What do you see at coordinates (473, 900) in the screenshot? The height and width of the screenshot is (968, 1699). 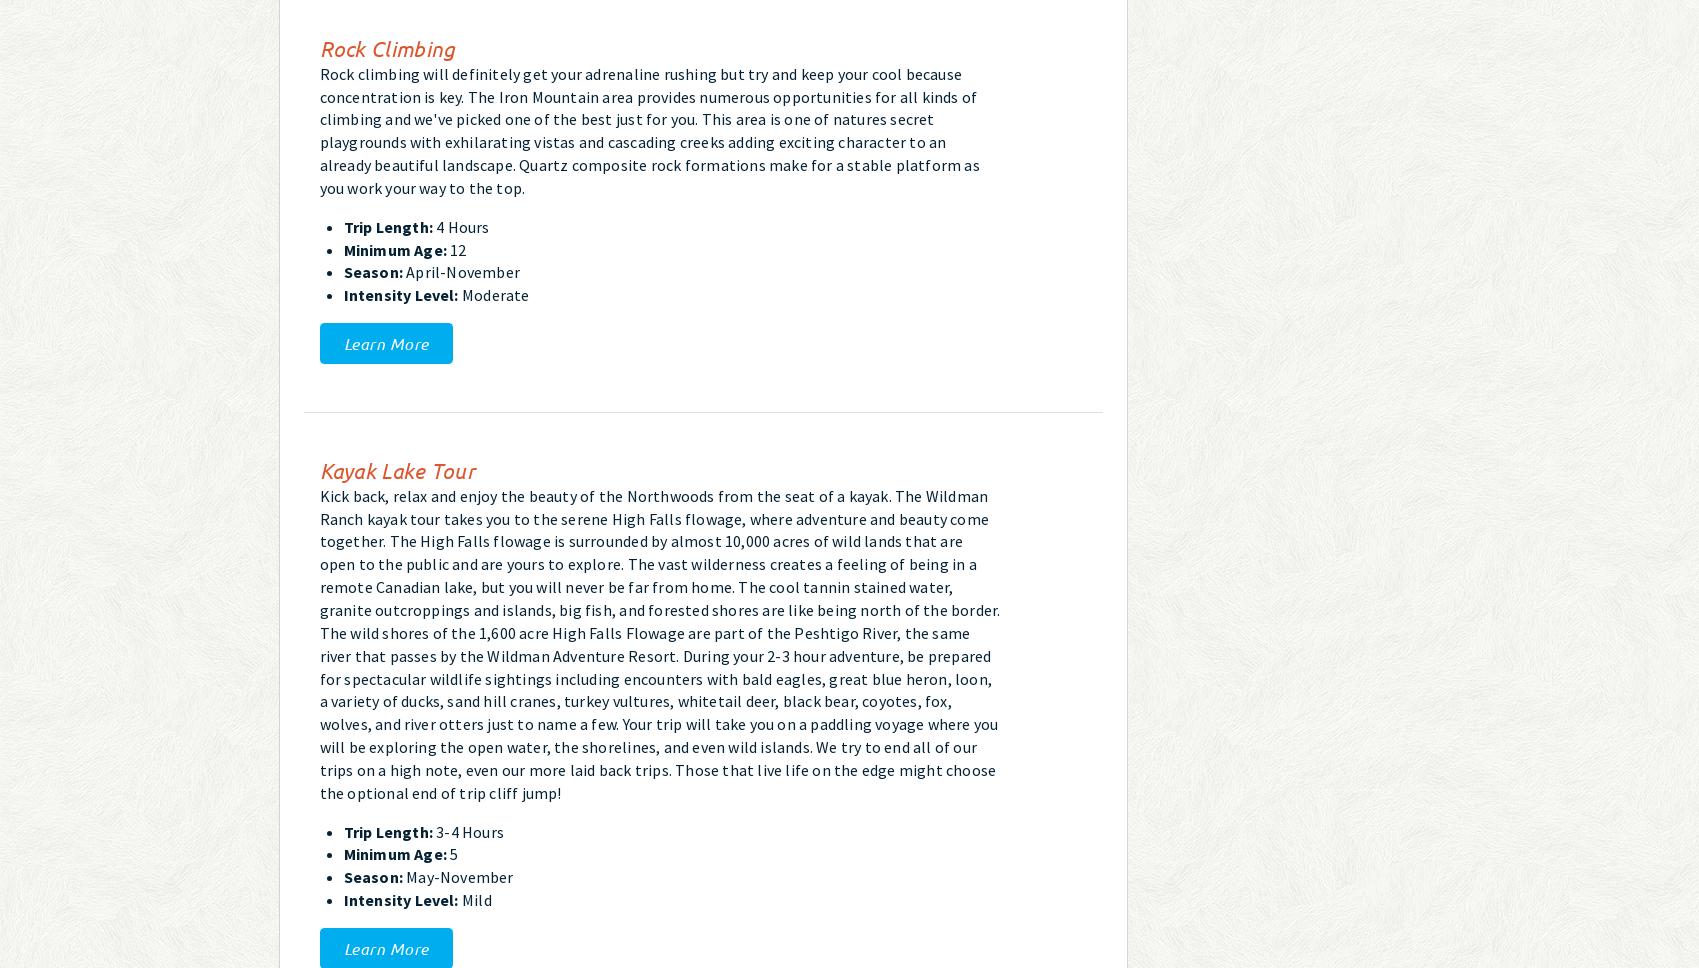 I see `'Mild'` at bounding box center [473, 900].